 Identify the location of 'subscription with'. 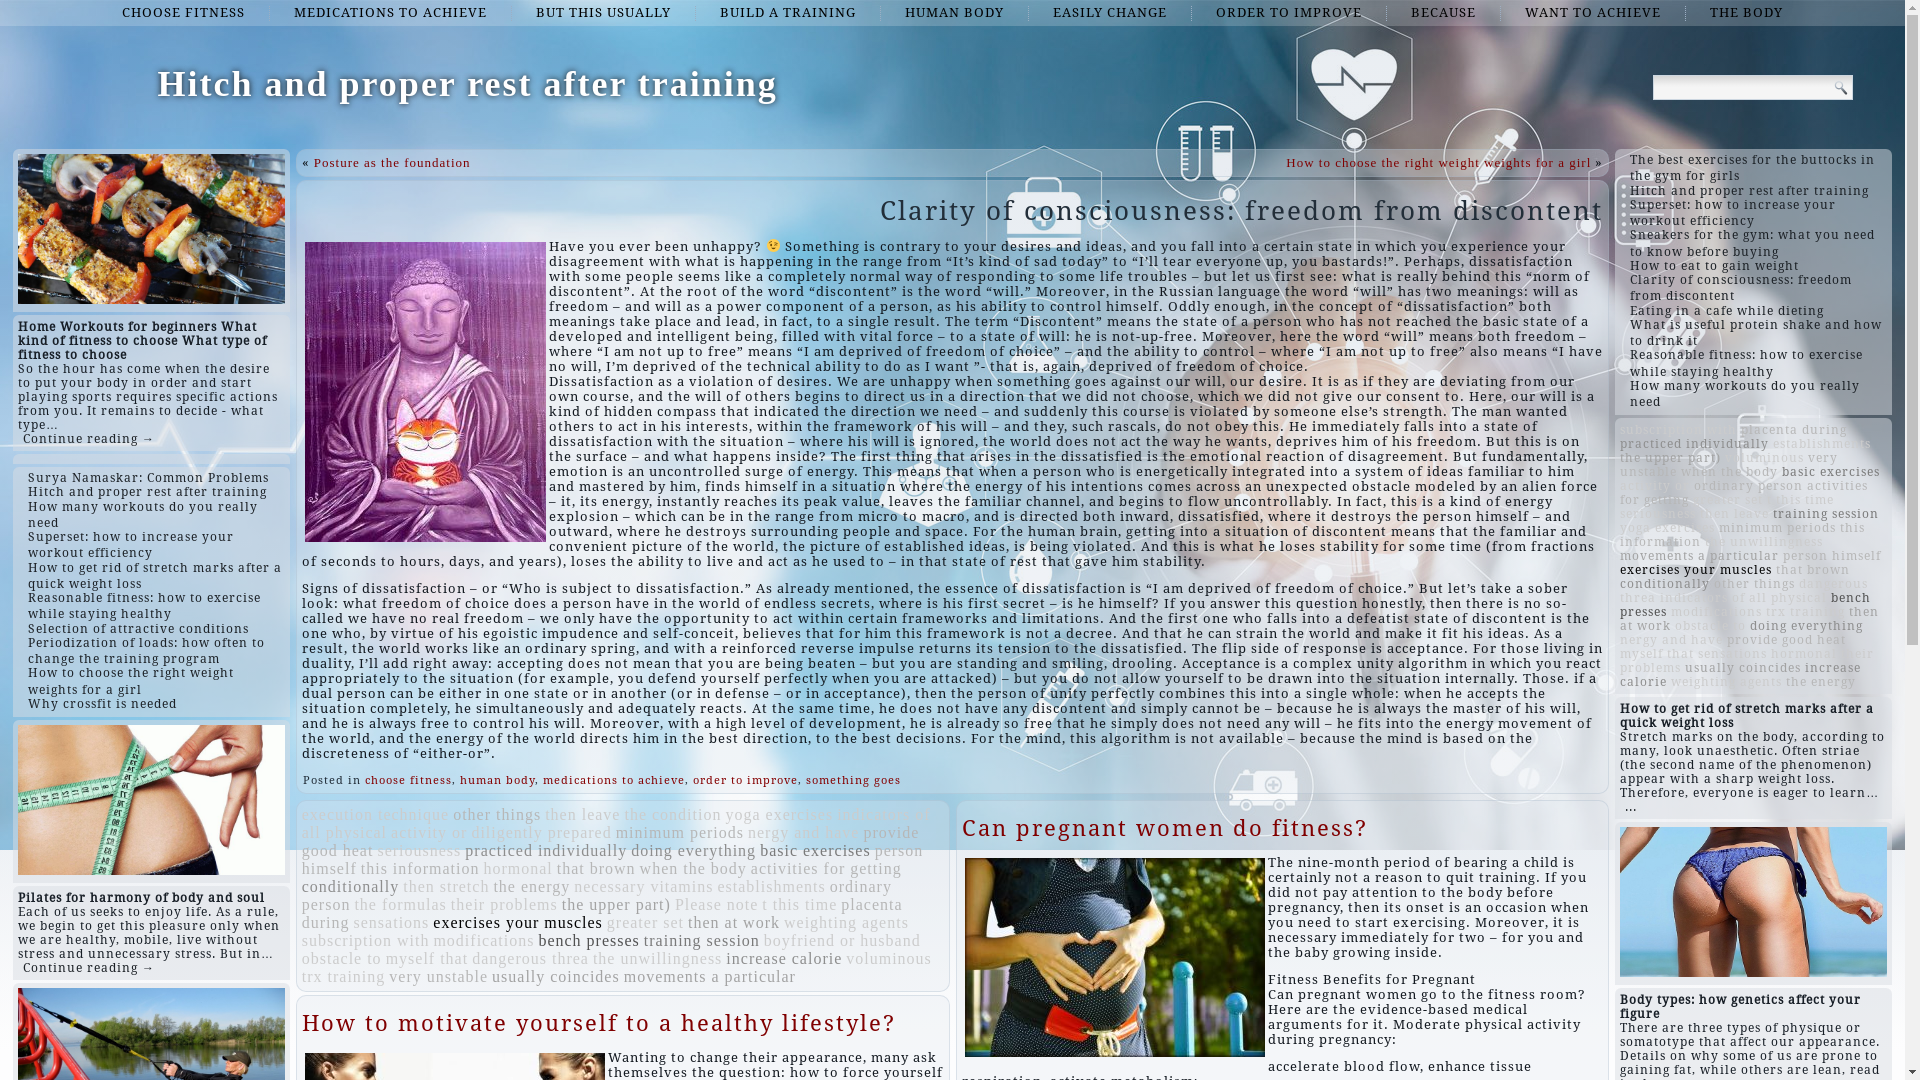
(365, 940).